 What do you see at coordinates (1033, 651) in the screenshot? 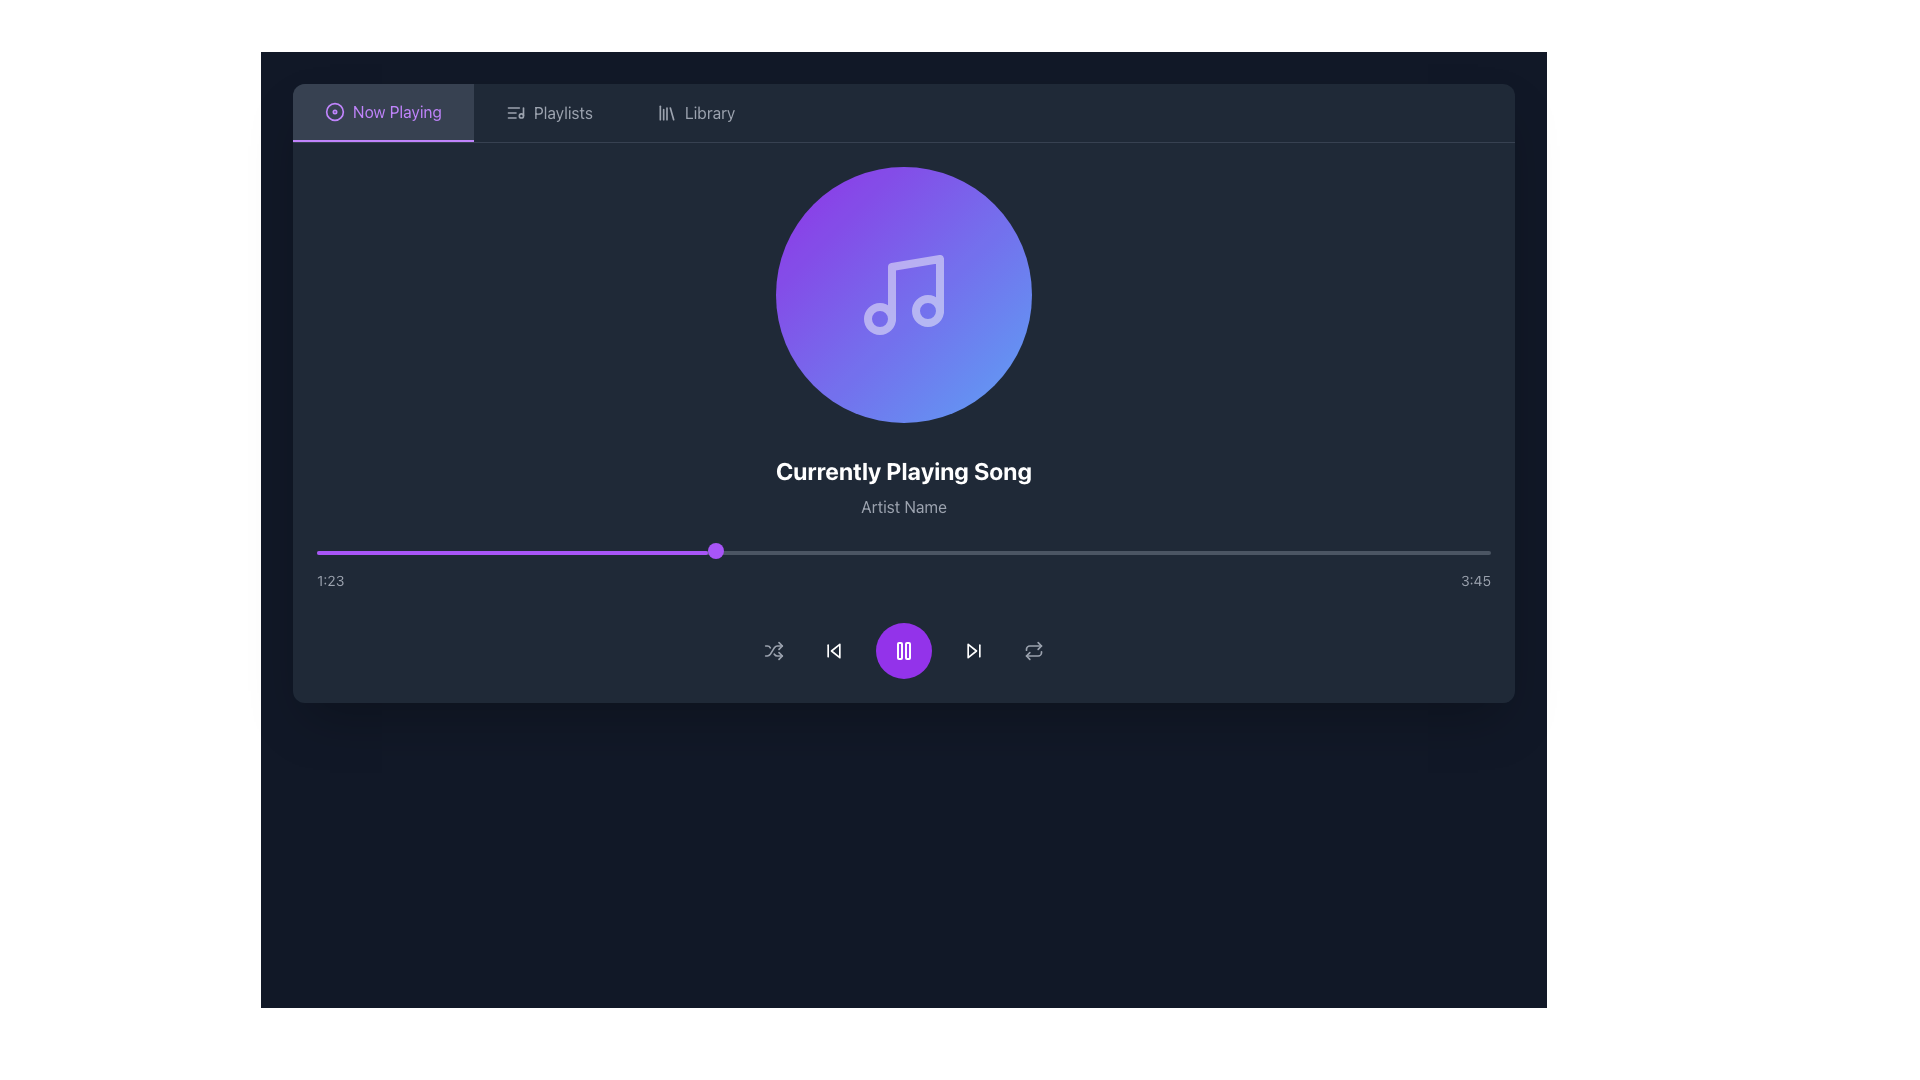
I see `the circular button with a gray repeat icon, which is the fifth button from the left in a horizontal row of similar buttons at the bottom center of the interface, to change its background color` at bounding box center [1033, 651].